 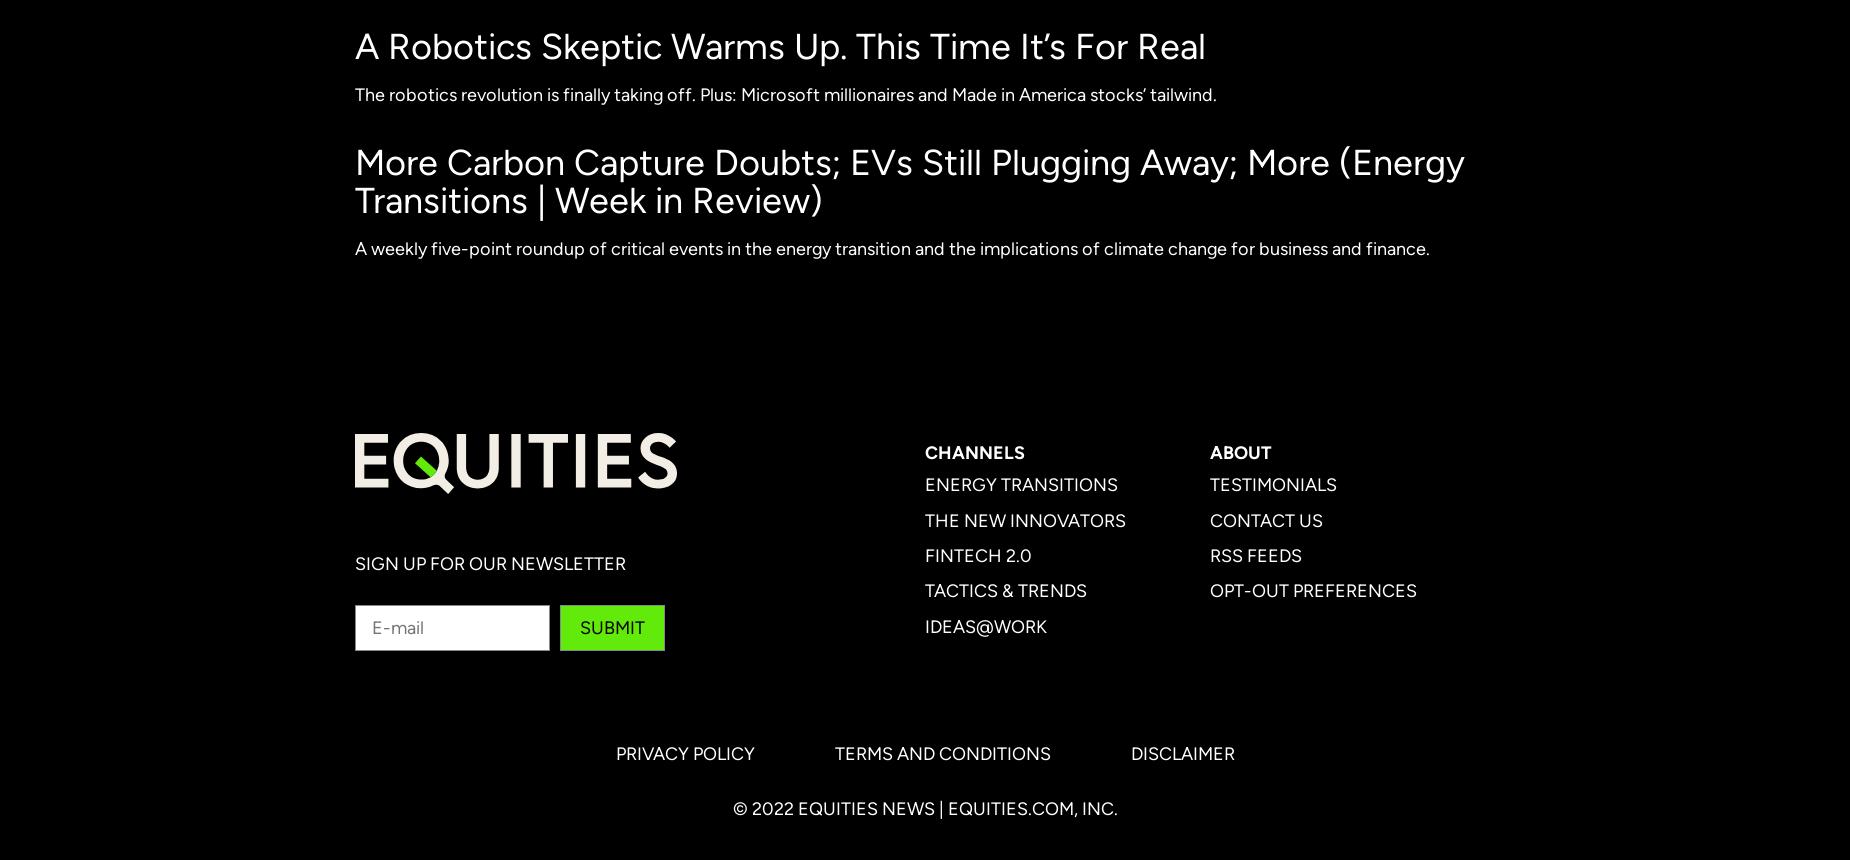 I want to click on 'RSS Feeds', so click(x=1254, y=555).